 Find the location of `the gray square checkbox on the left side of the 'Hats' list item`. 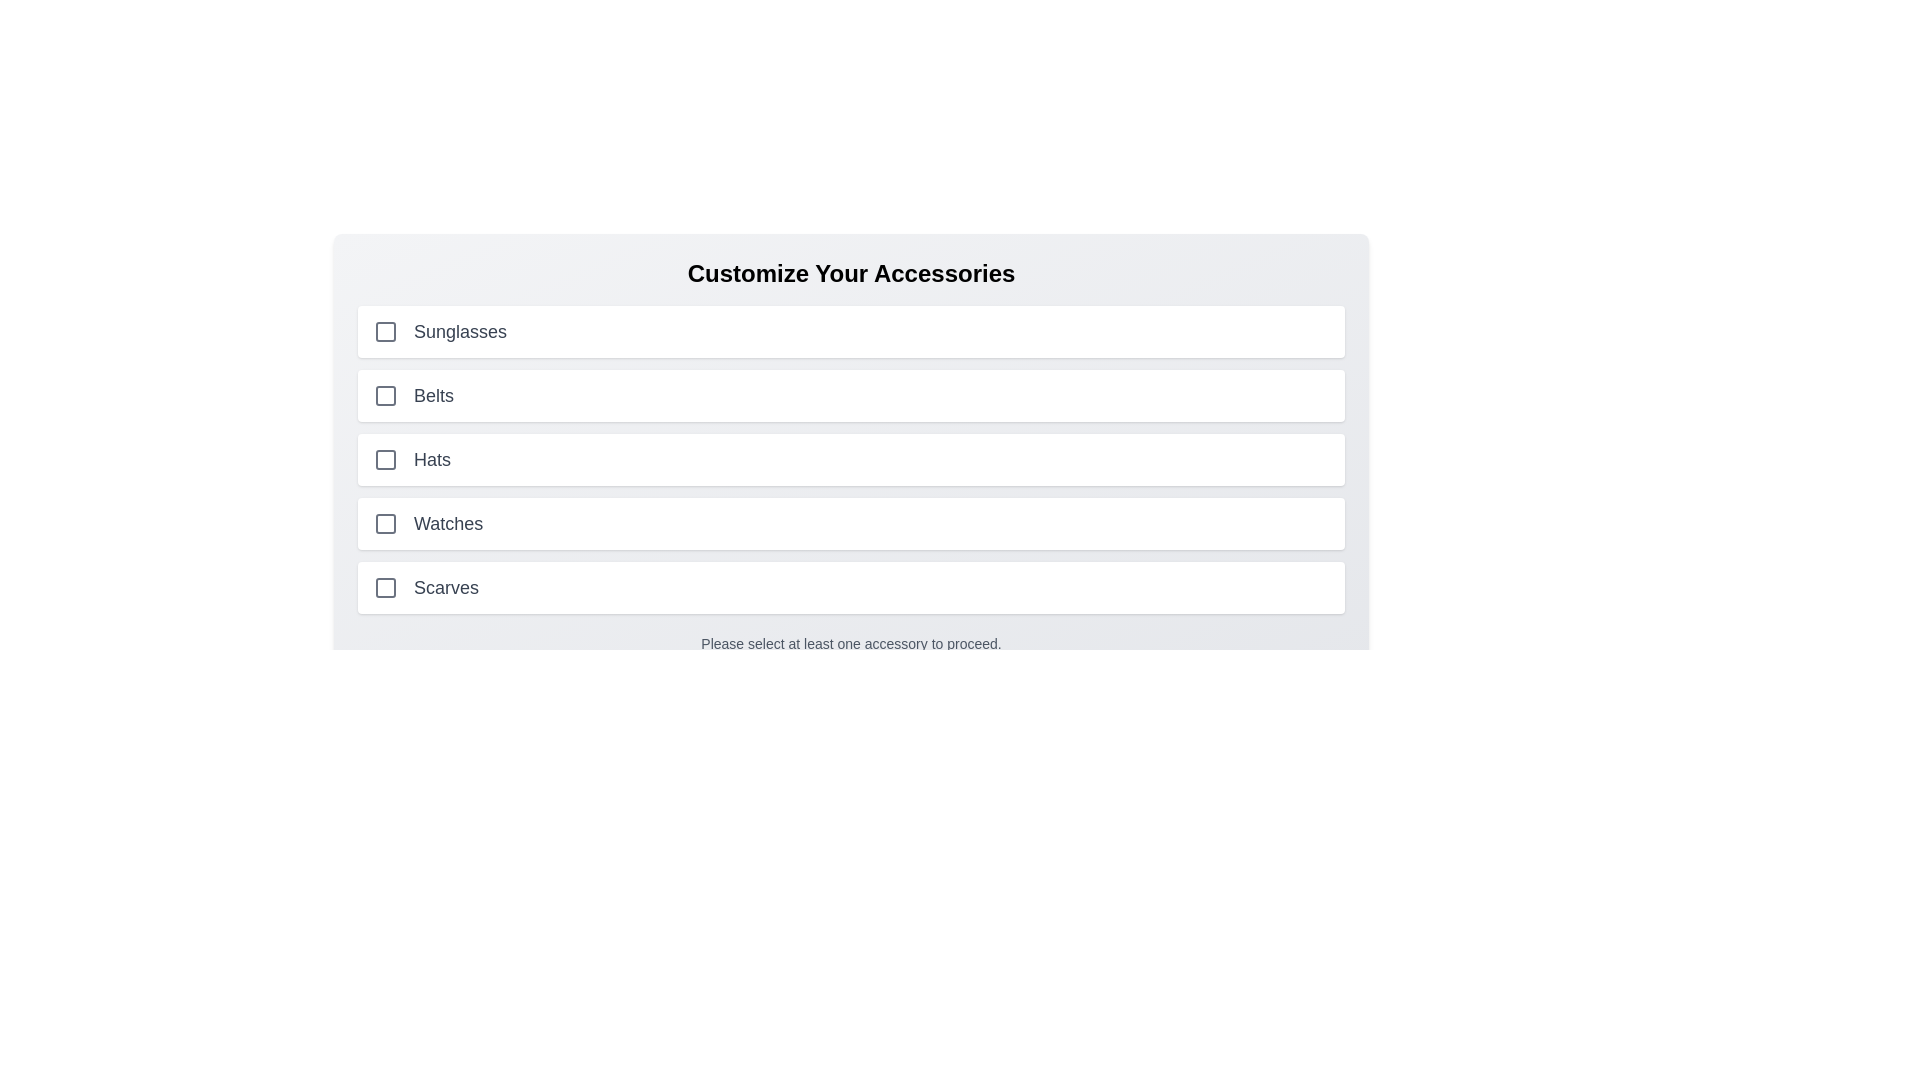

the gray square checkbox on the left side of the 'Hats' list item is located at coordinates (385, 459).